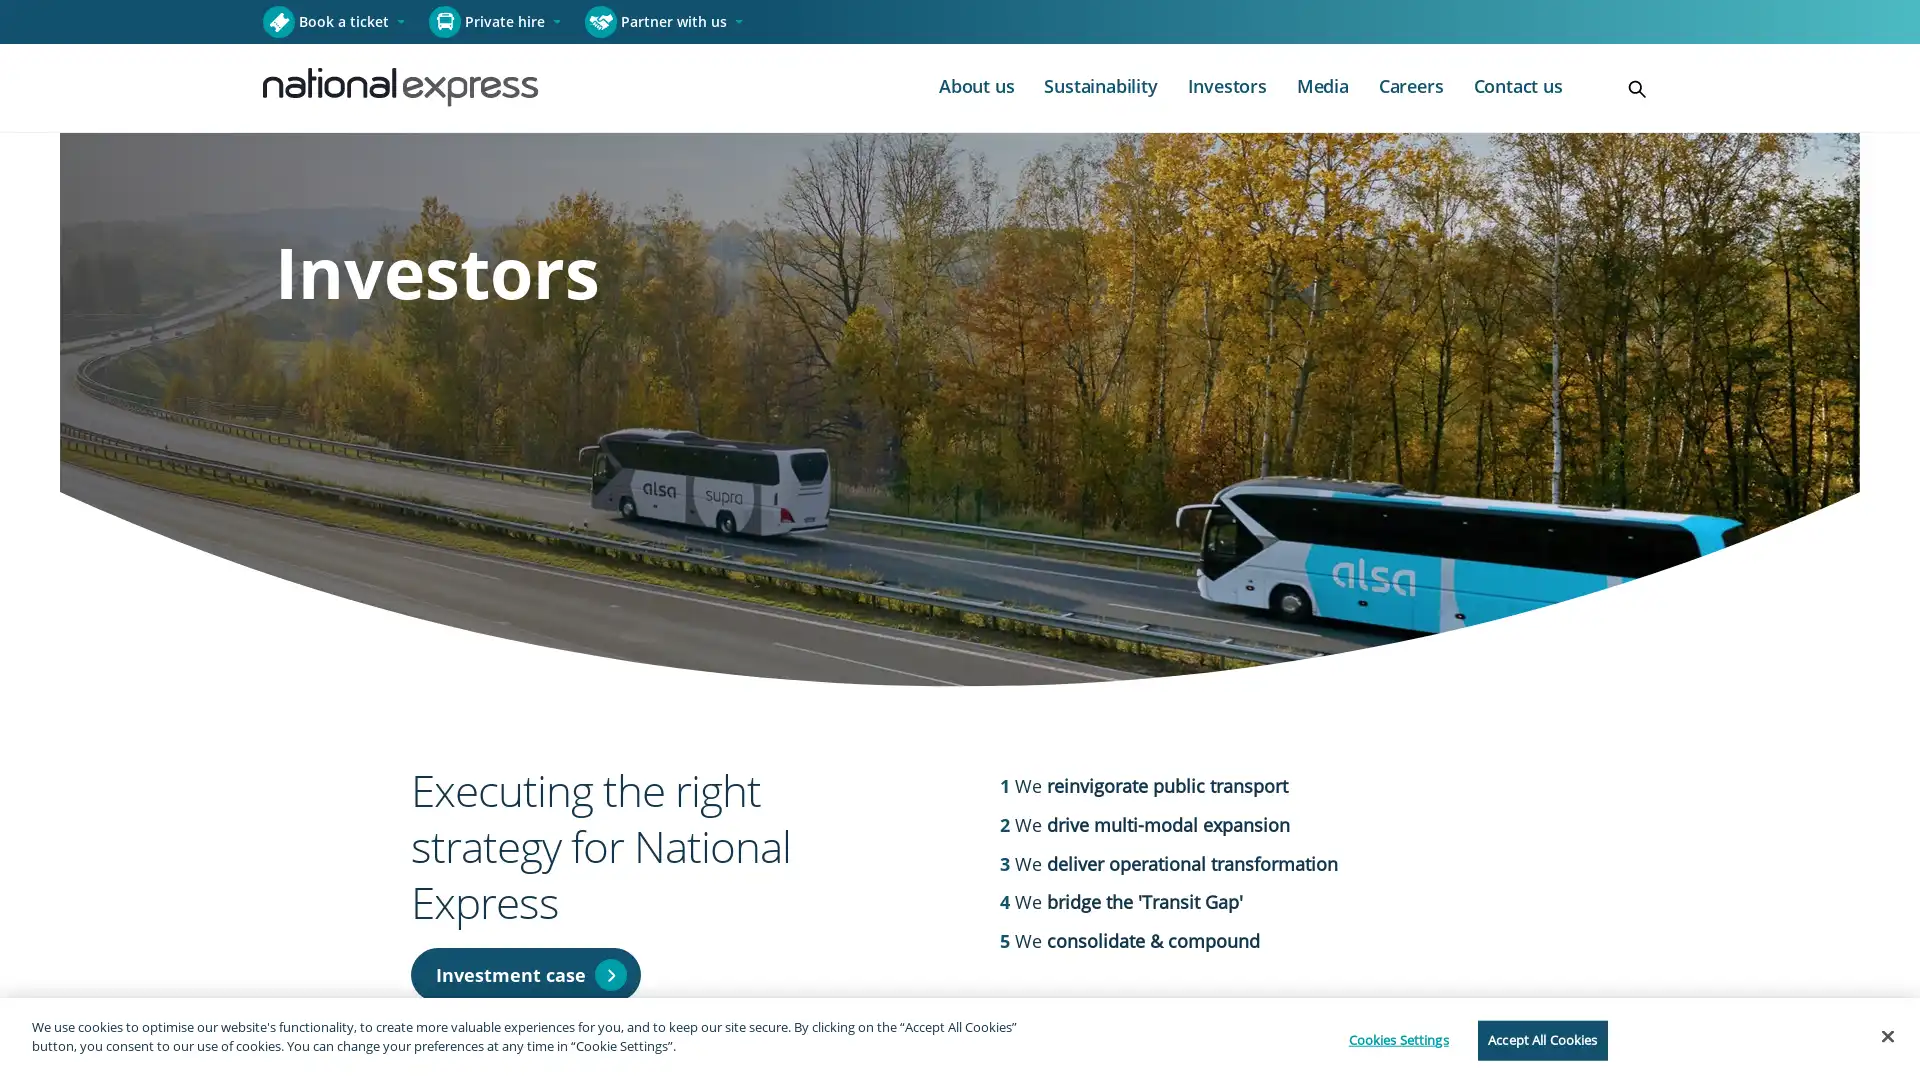 This screenshot has height=1080, width=1920. What do you see at coordinates (1397, 1039) in the screenshot?
I see `Cookies Settings` at bounding box center [1397, 1039].